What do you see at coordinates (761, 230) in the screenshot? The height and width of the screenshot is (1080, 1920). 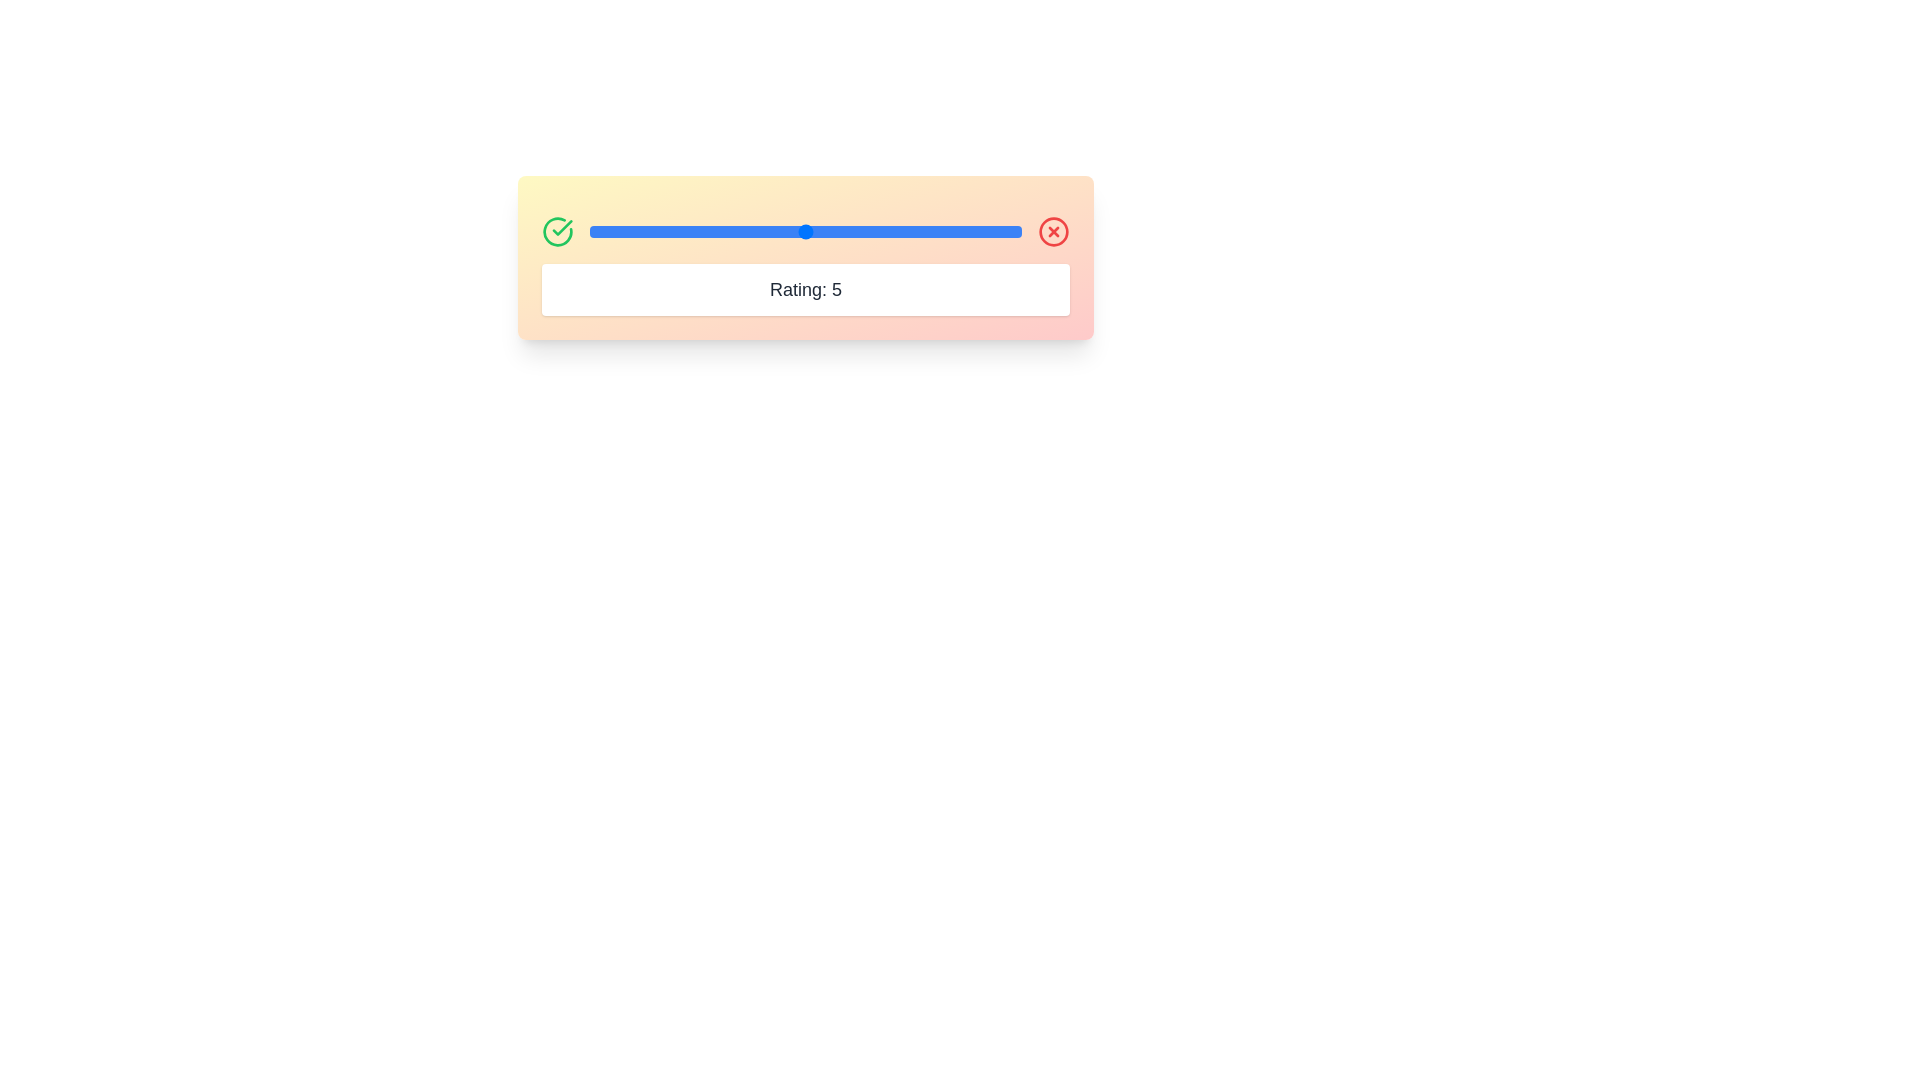 I see `the rating` at bounding box center [761, 230].